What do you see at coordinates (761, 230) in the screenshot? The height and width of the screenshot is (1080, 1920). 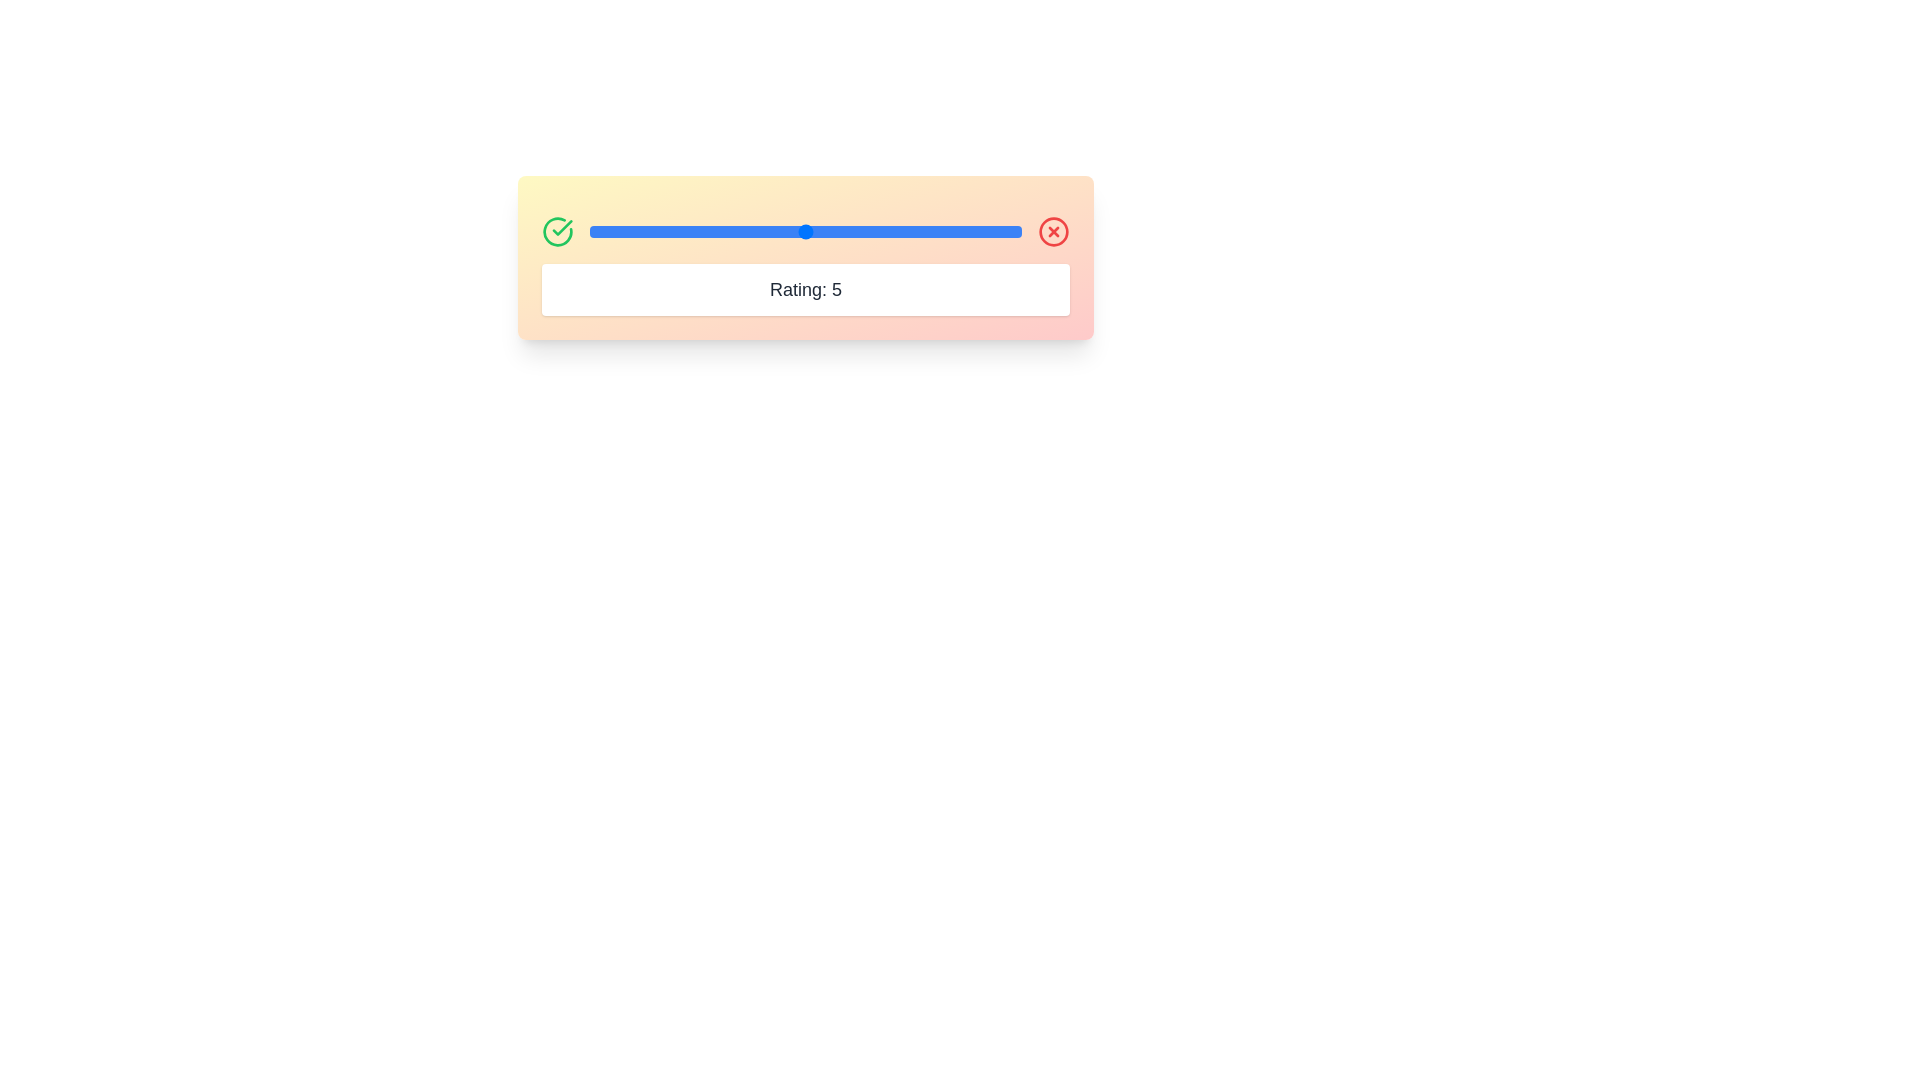 I see `the rating` at bounding box center [761, 230].